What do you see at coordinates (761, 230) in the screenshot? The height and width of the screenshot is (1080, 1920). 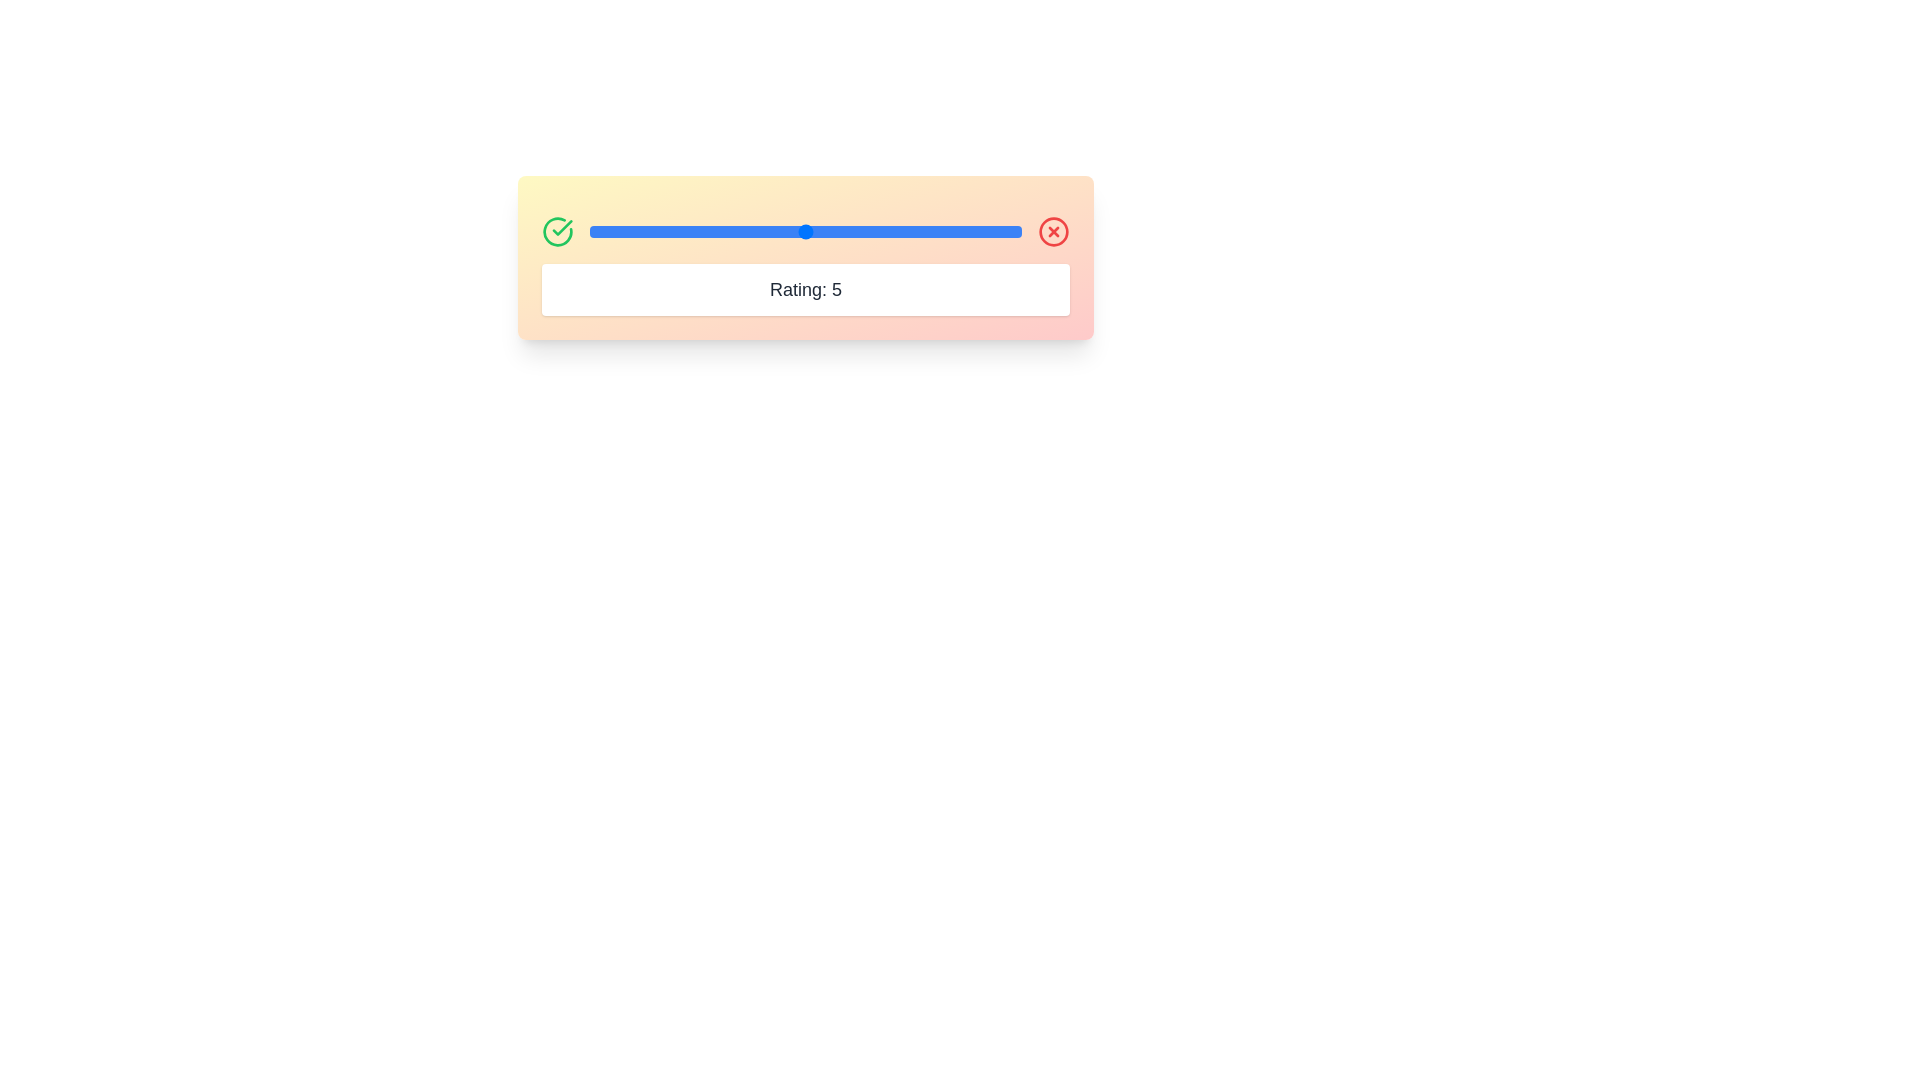 I see `the rating` at bounding box center [761, 230].